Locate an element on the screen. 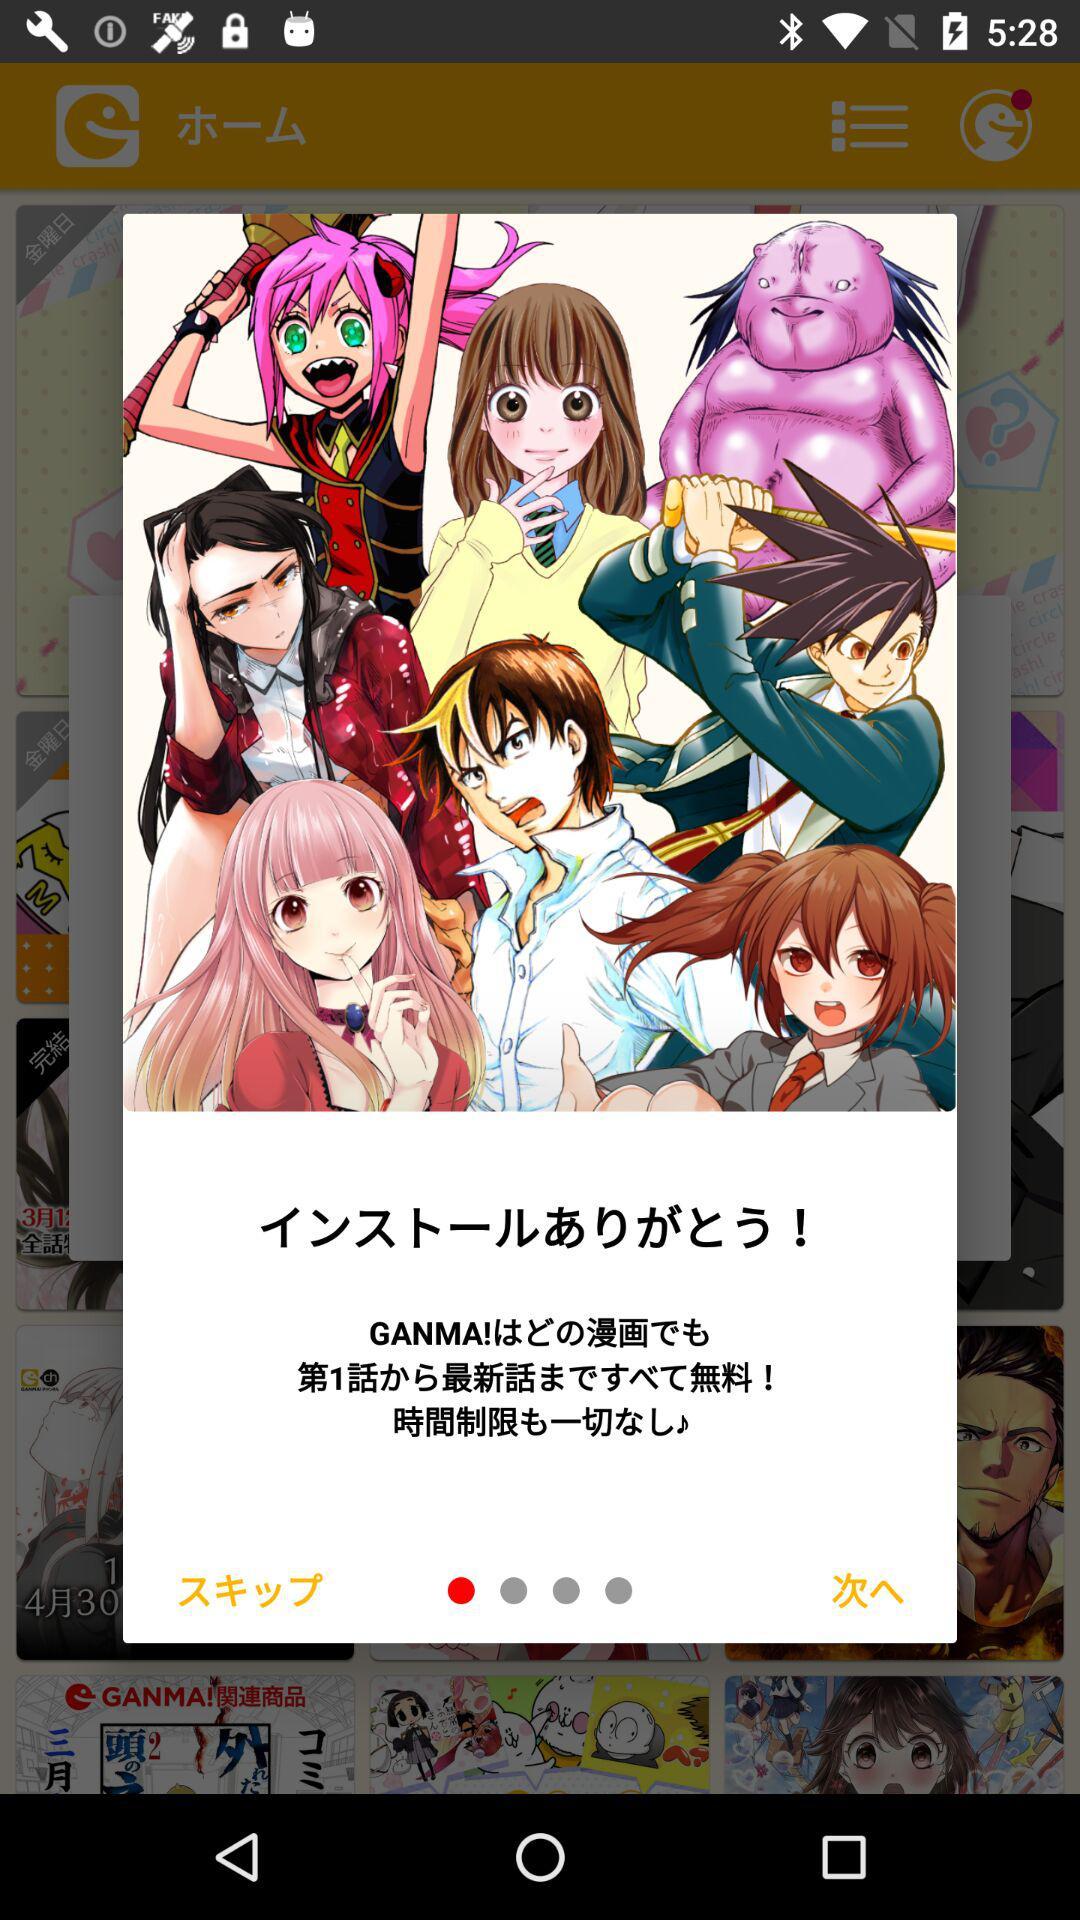 The height and width of the screenshot is (1920, 1080). display picture on this link is located at coordinates (566, 1589).